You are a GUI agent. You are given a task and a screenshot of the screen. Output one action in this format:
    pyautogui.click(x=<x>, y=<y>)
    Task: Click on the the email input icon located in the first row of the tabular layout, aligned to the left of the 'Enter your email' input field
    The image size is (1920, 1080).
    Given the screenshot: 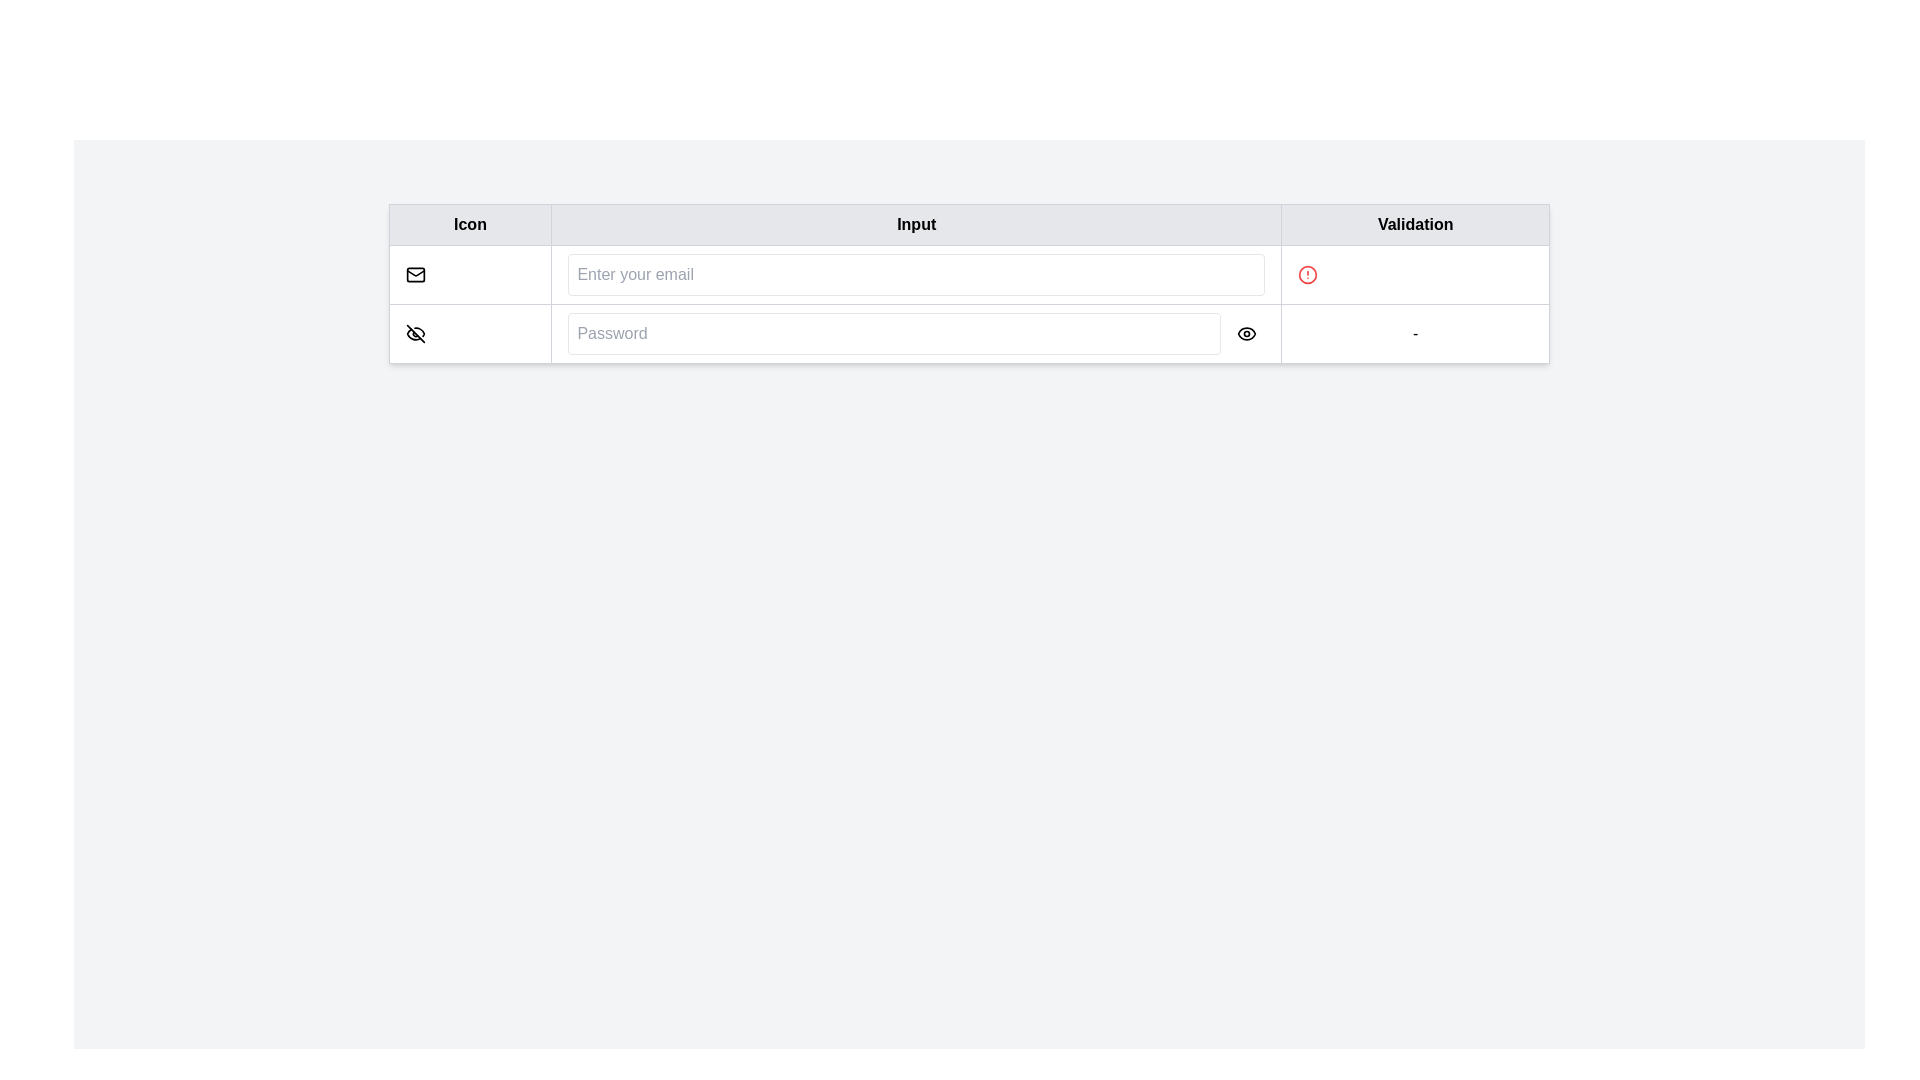 What is the action you would take?
    pyautogui.click(x=414, y=274)
    